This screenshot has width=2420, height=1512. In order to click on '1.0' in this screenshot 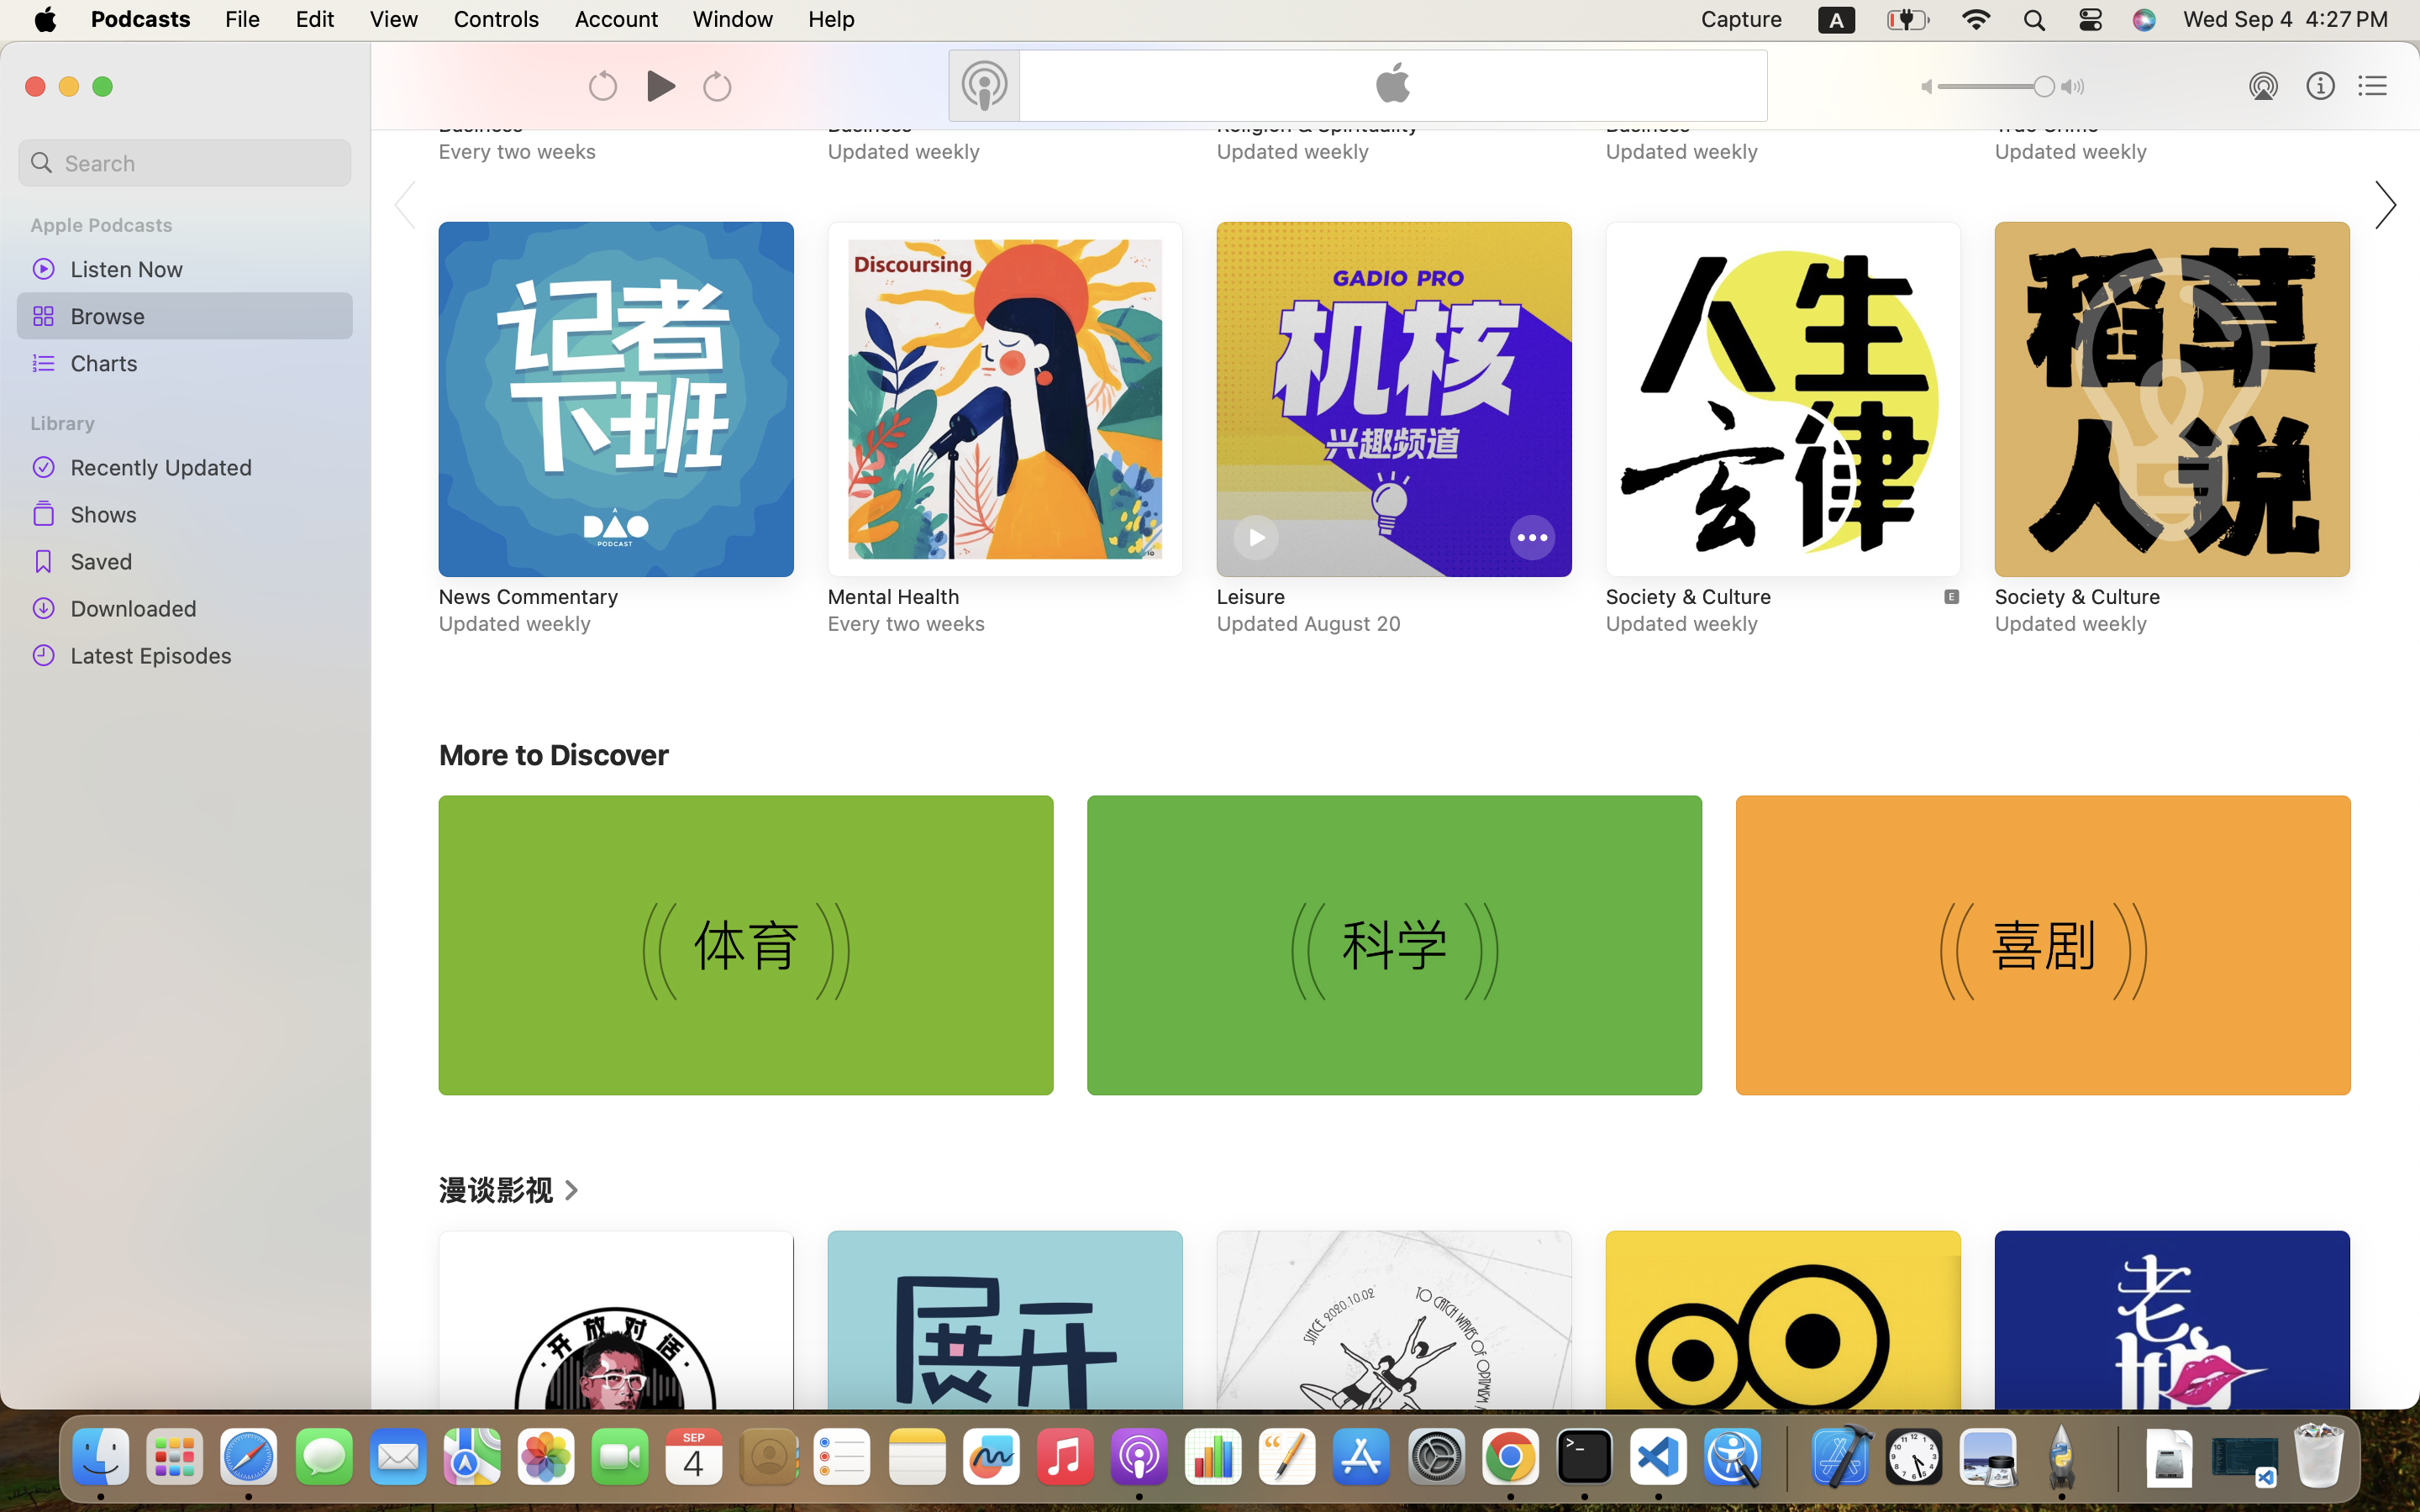, I will do `click(1996, 86)`.